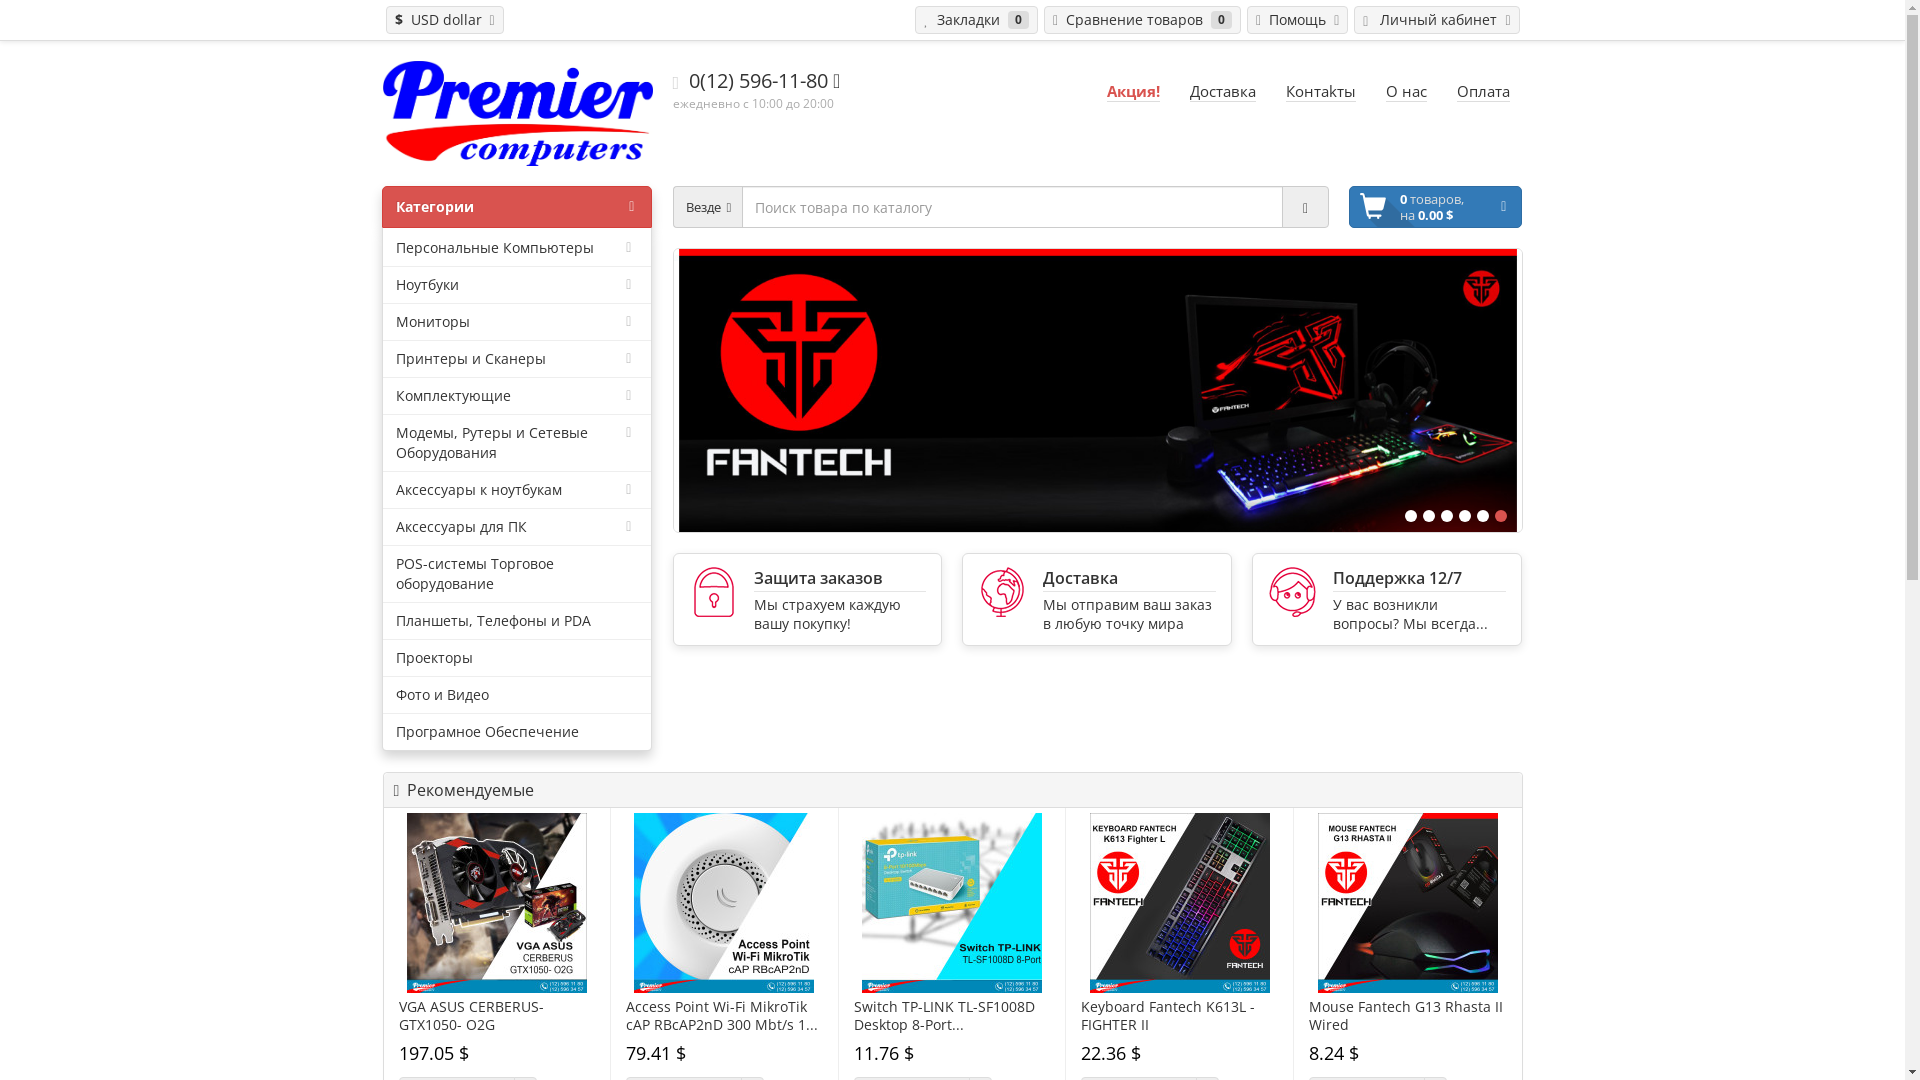 The image size is (1920, 1080). I want to click on '6', so click(1493, 515).